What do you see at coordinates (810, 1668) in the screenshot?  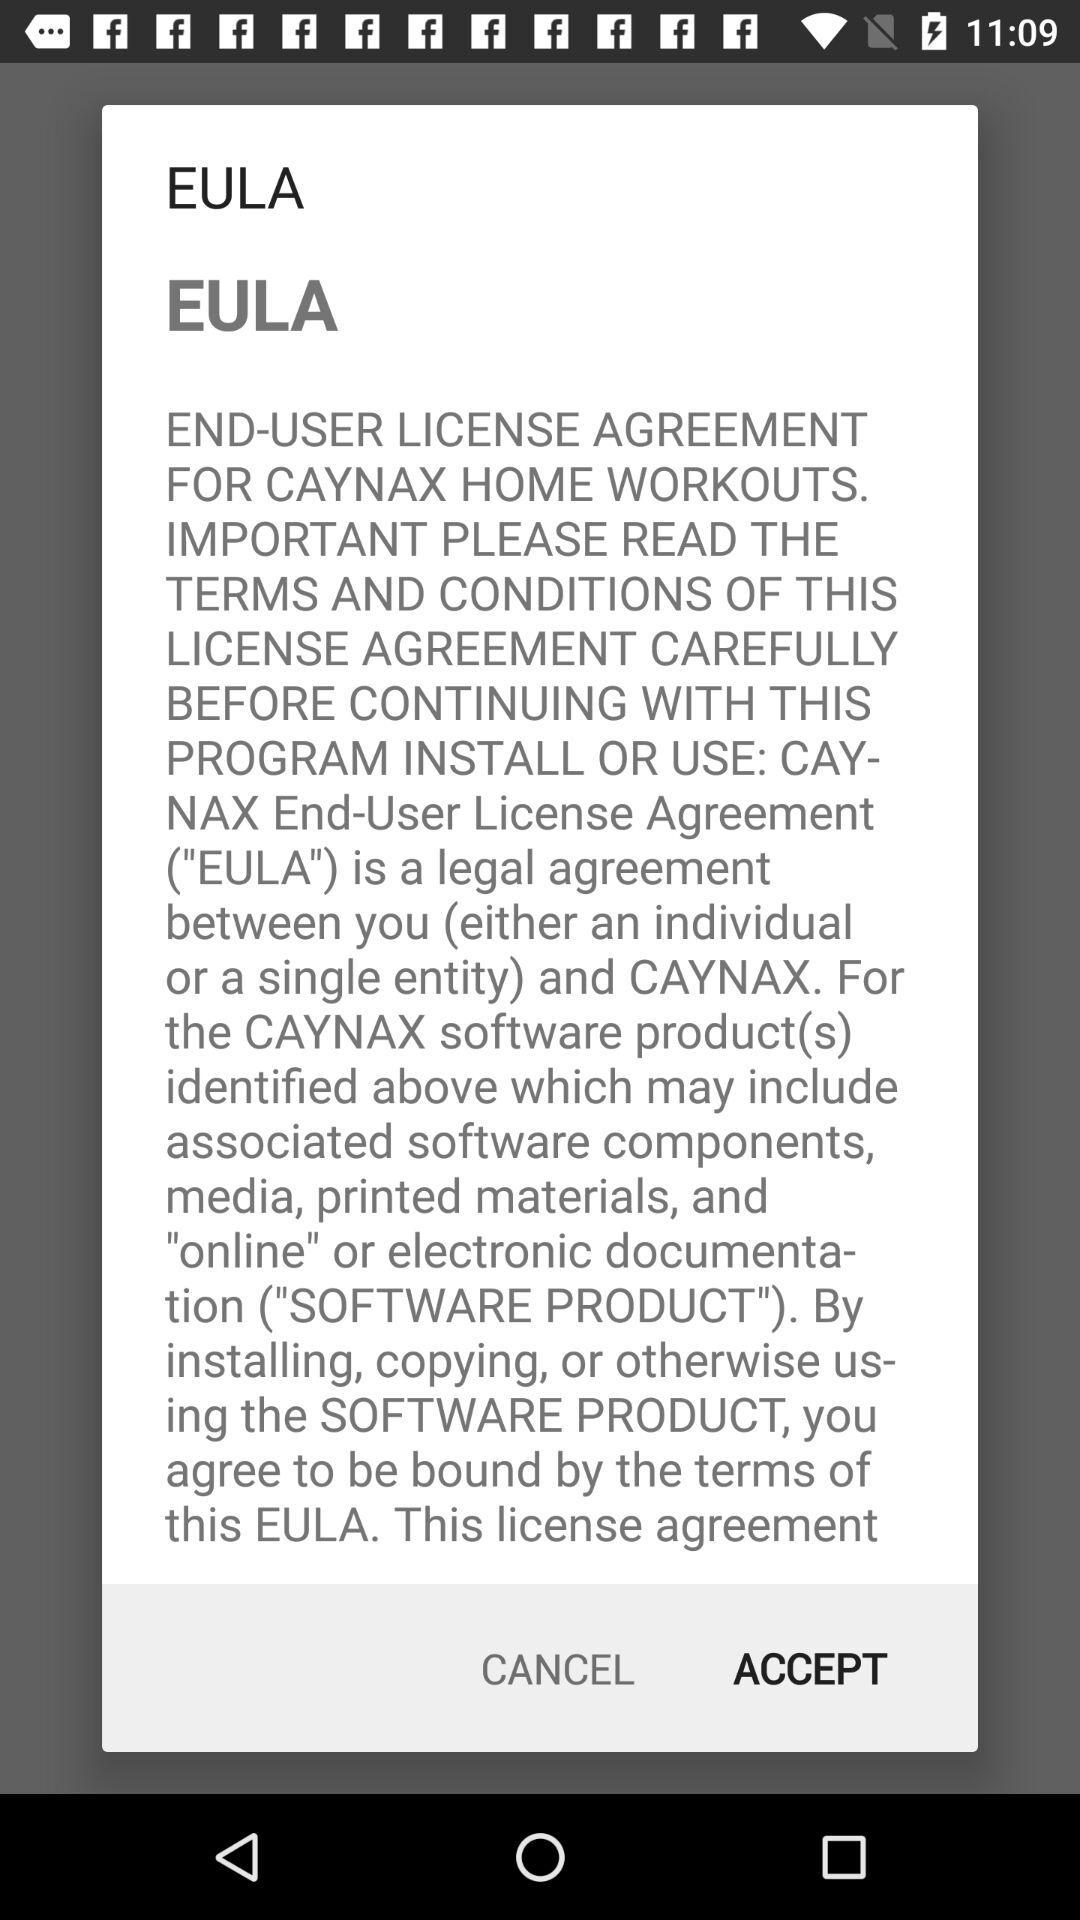 I see `icon to the right of cancel item` at bounding box center [810, 1668].